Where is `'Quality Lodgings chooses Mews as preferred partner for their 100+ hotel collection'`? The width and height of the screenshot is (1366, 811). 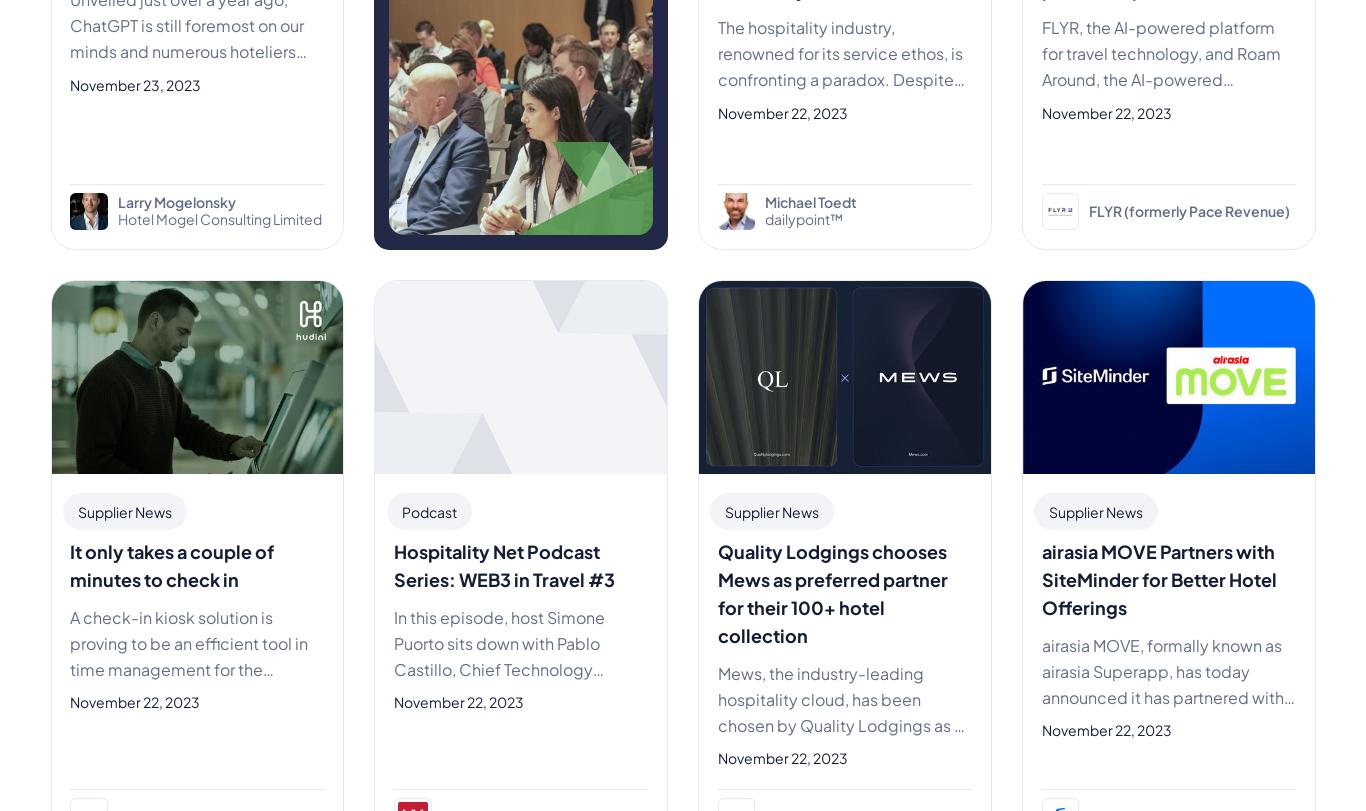
'Quality Lodgings chooses Mews as preferred partner for their 100+ hotel collection' is located at coordinates (831, 591).